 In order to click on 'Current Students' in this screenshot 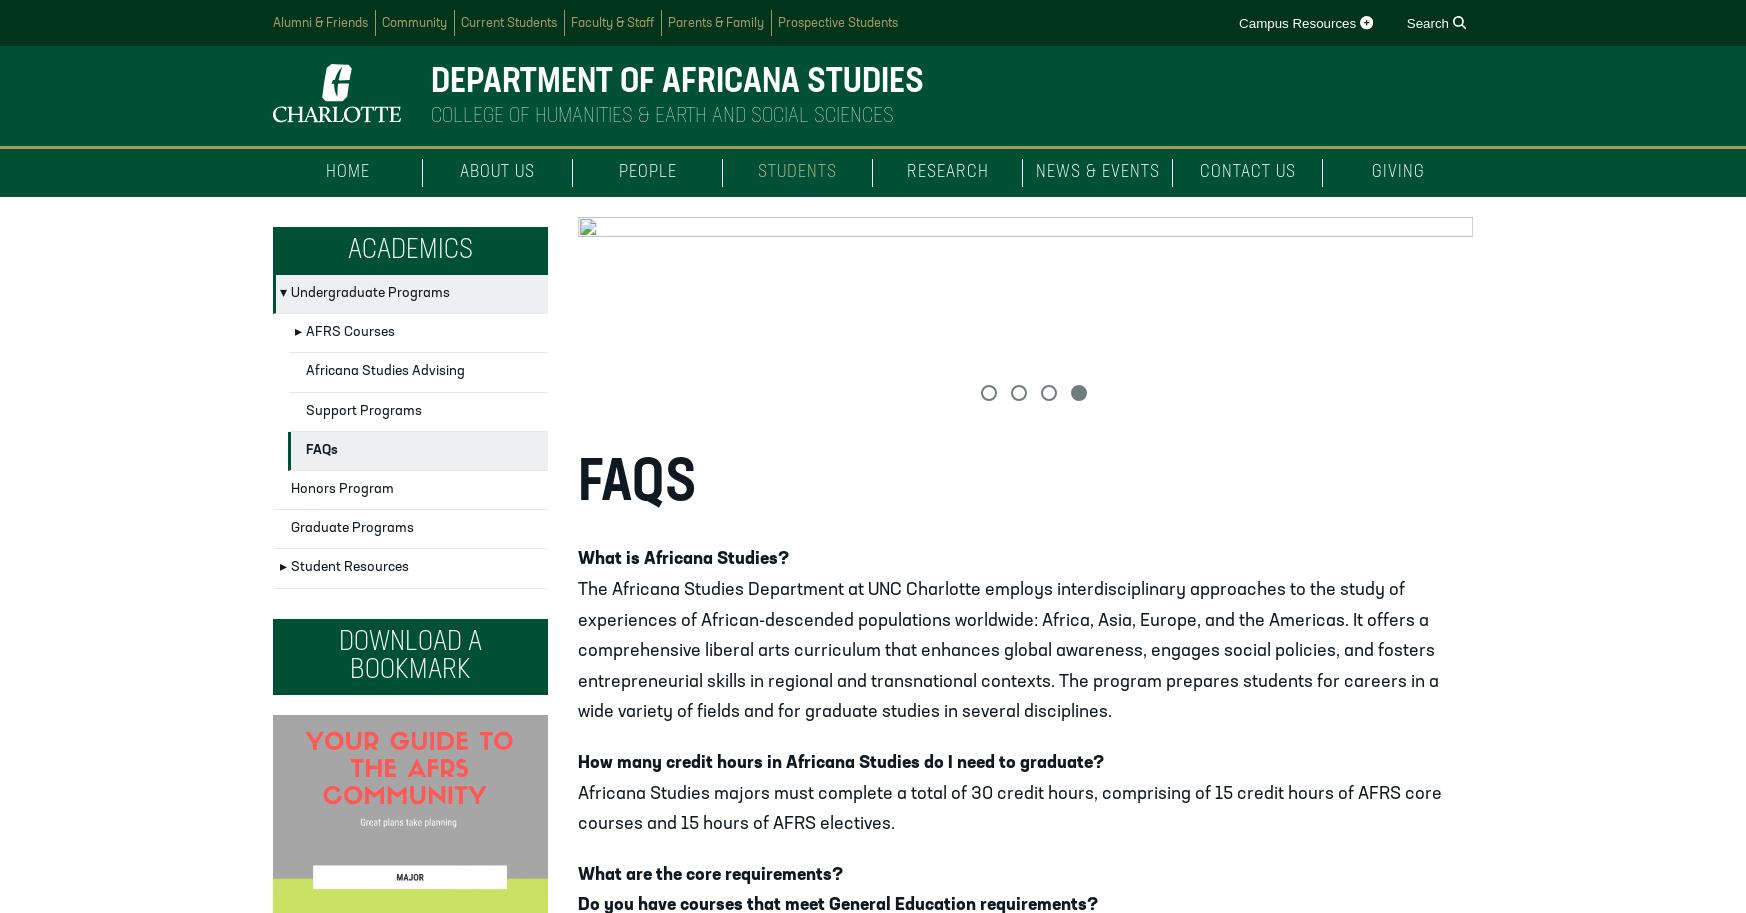, I will do `click(508, 22)`.